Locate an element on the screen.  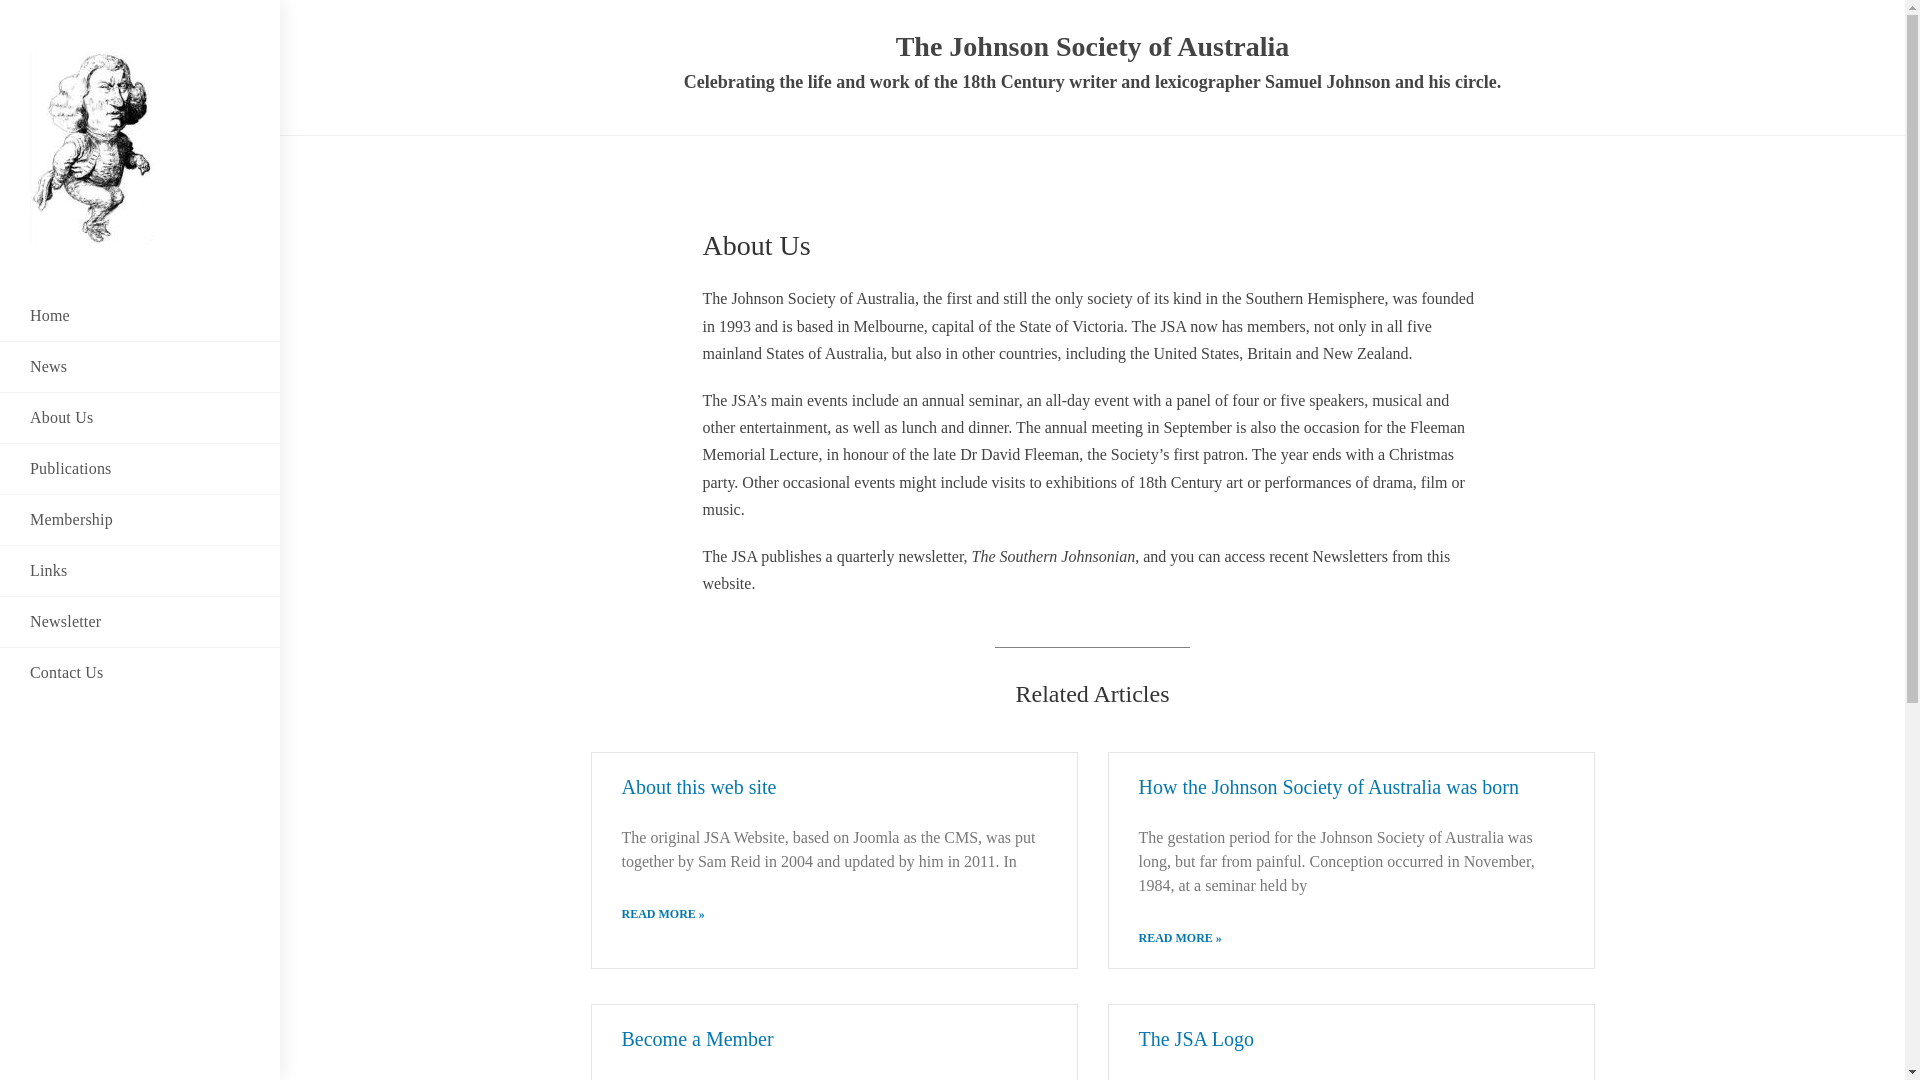
'Publications' is located at coordinates (138, 469).